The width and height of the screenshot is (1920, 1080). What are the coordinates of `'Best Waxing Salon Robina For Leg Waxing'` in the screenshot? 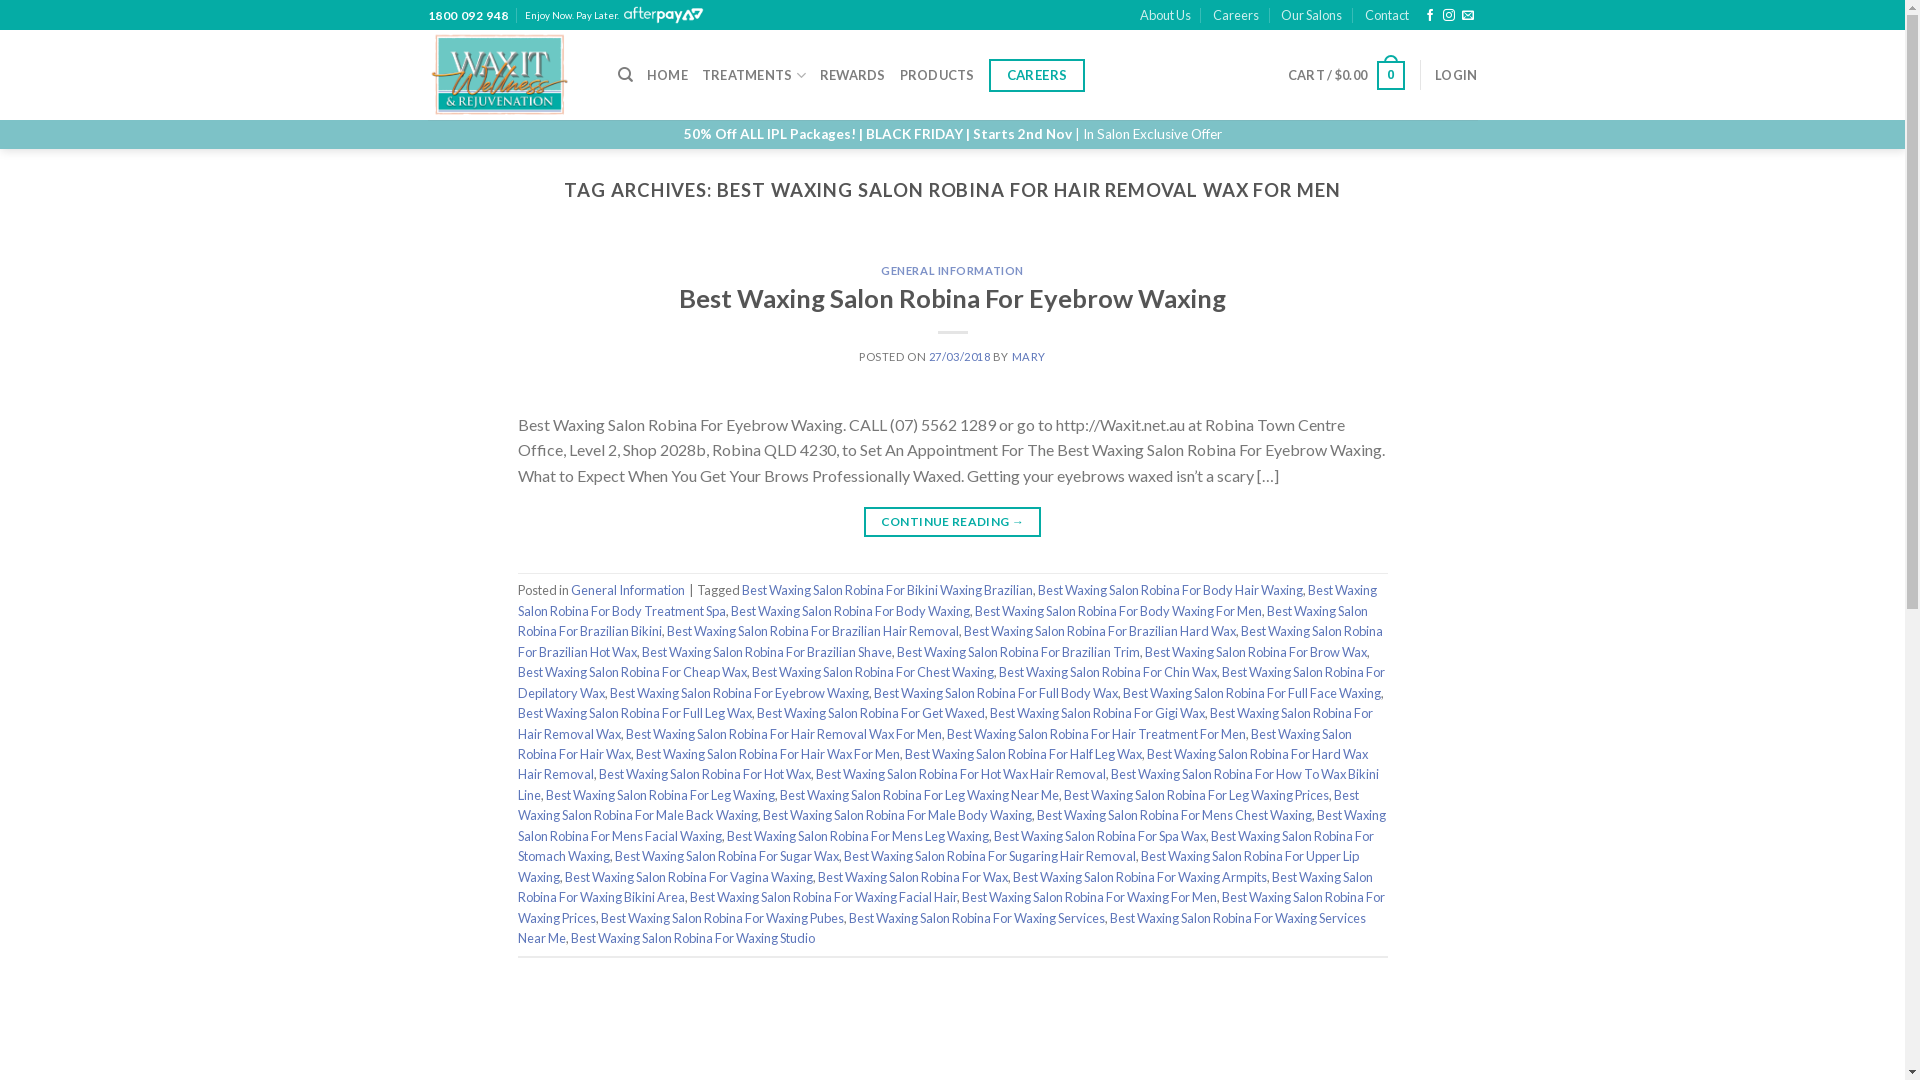 It's located at (660, 793).